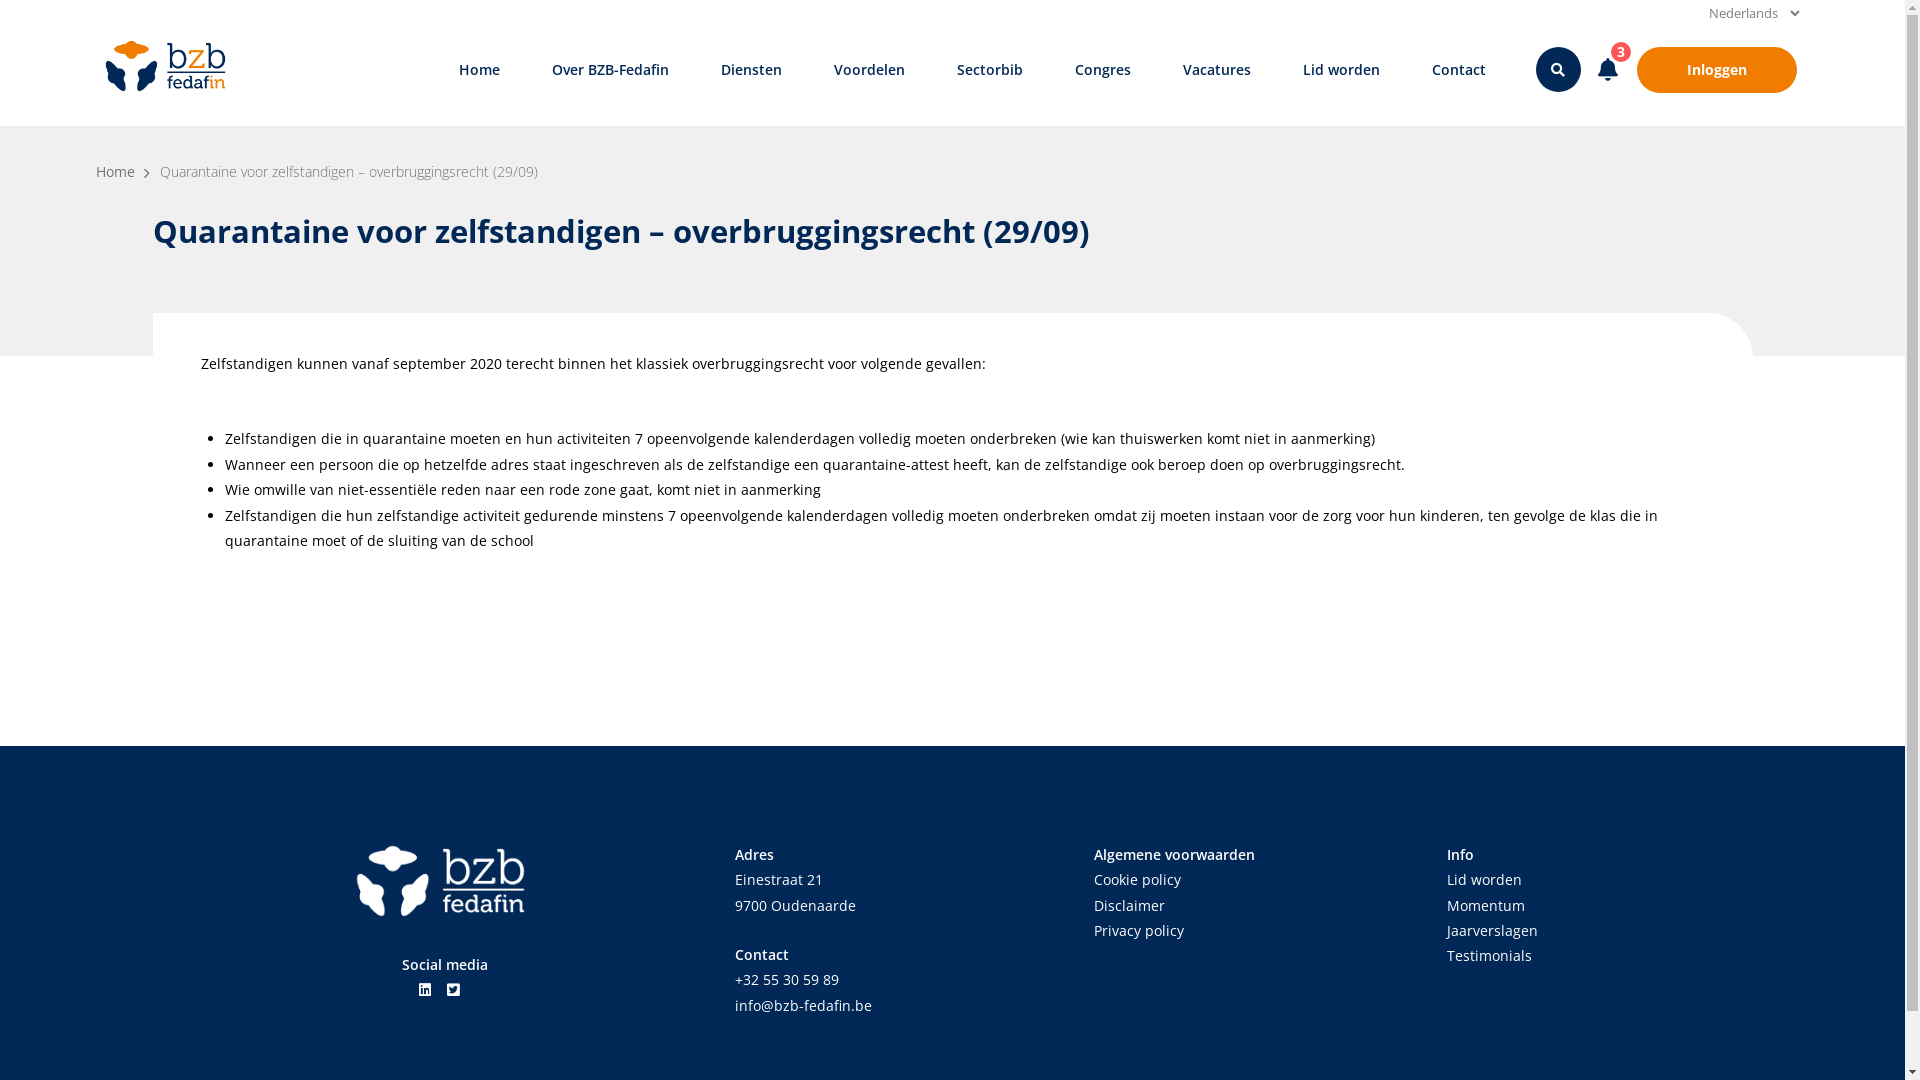 The width and height of the screenshot is (1920, 1080). What do you see at coordinates (1484, 905) in the screenshot?
I see `'Momentum'` at bounding box center [1484, 905].